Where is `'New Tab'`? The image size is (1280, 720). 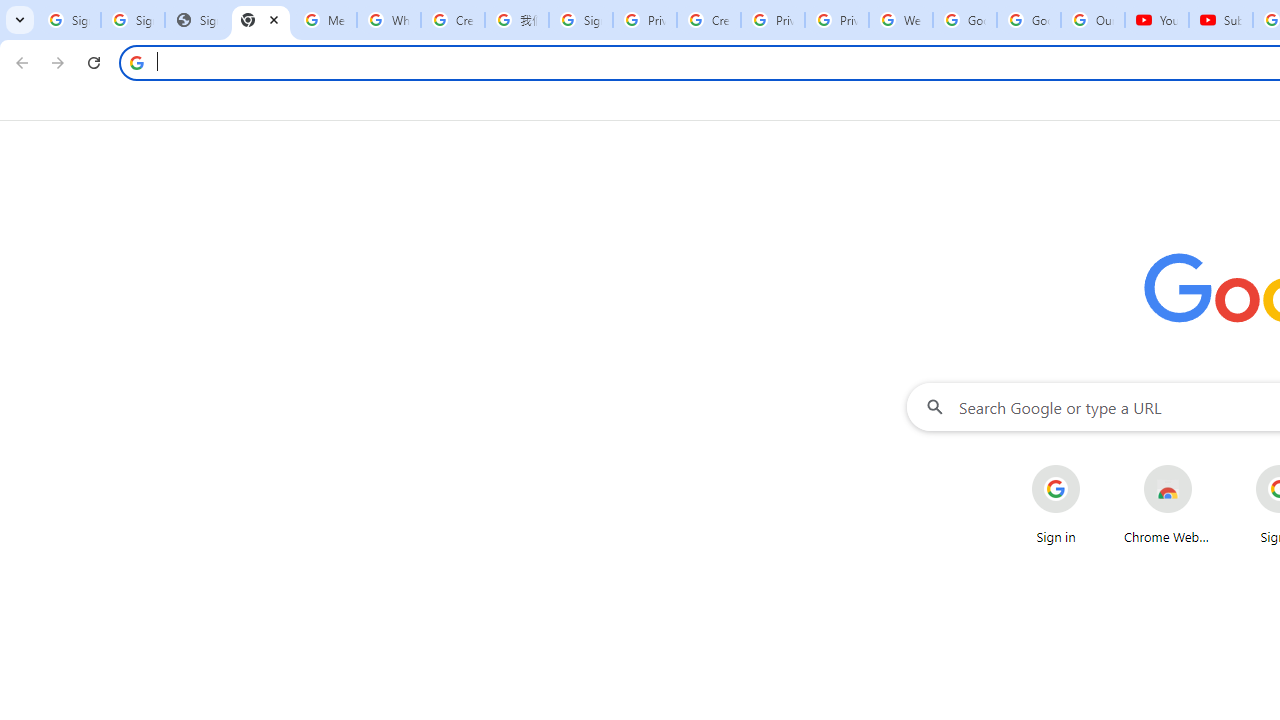 'New Tab' is located at coordinates (260, 20).